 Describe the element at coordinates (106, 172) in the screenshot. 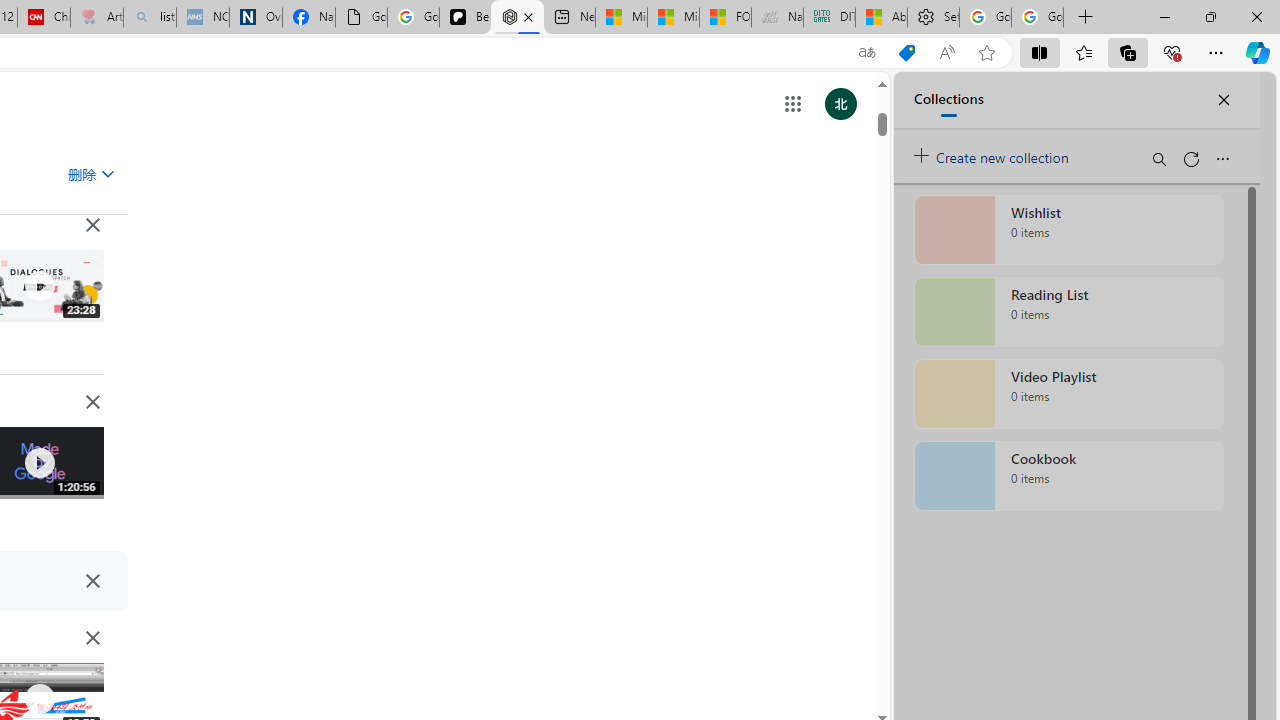

I see `'Class: asE2Ub NMm5M'` at that location.